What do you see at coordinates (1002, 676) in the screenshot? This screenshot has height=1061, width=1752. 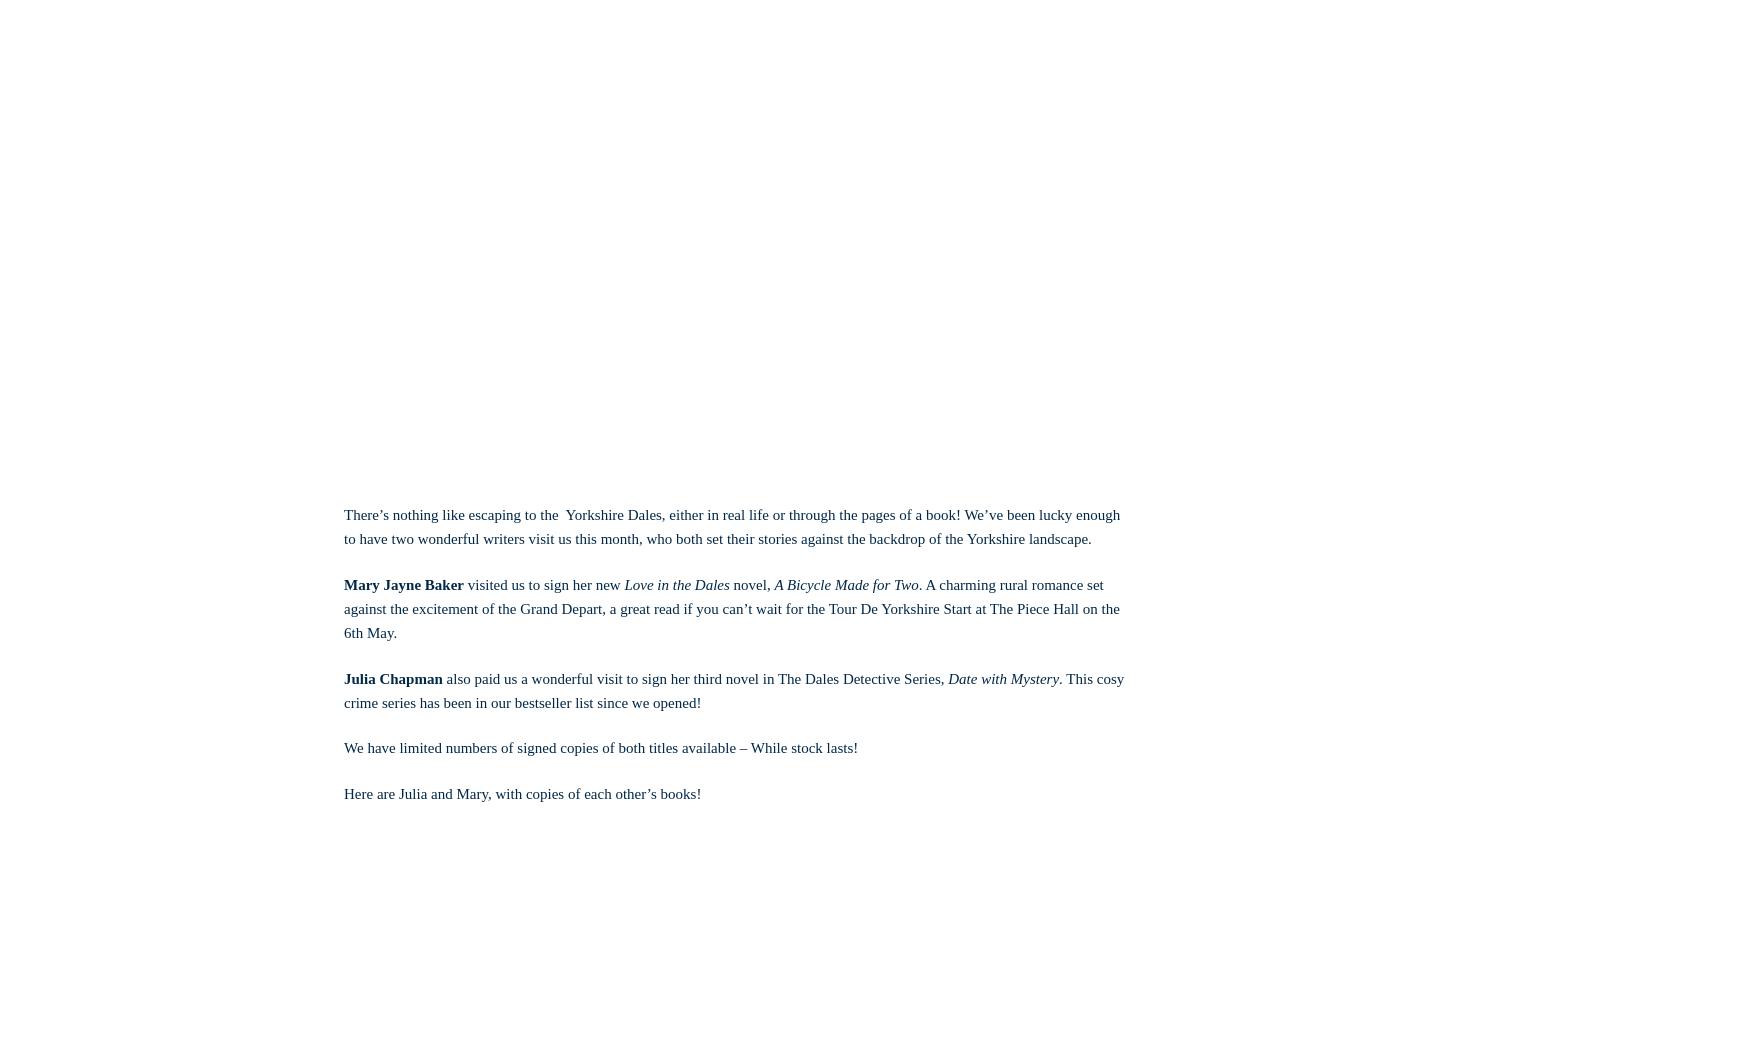 I see `'Date with Mystery'` at bounding box center [1002, 676].